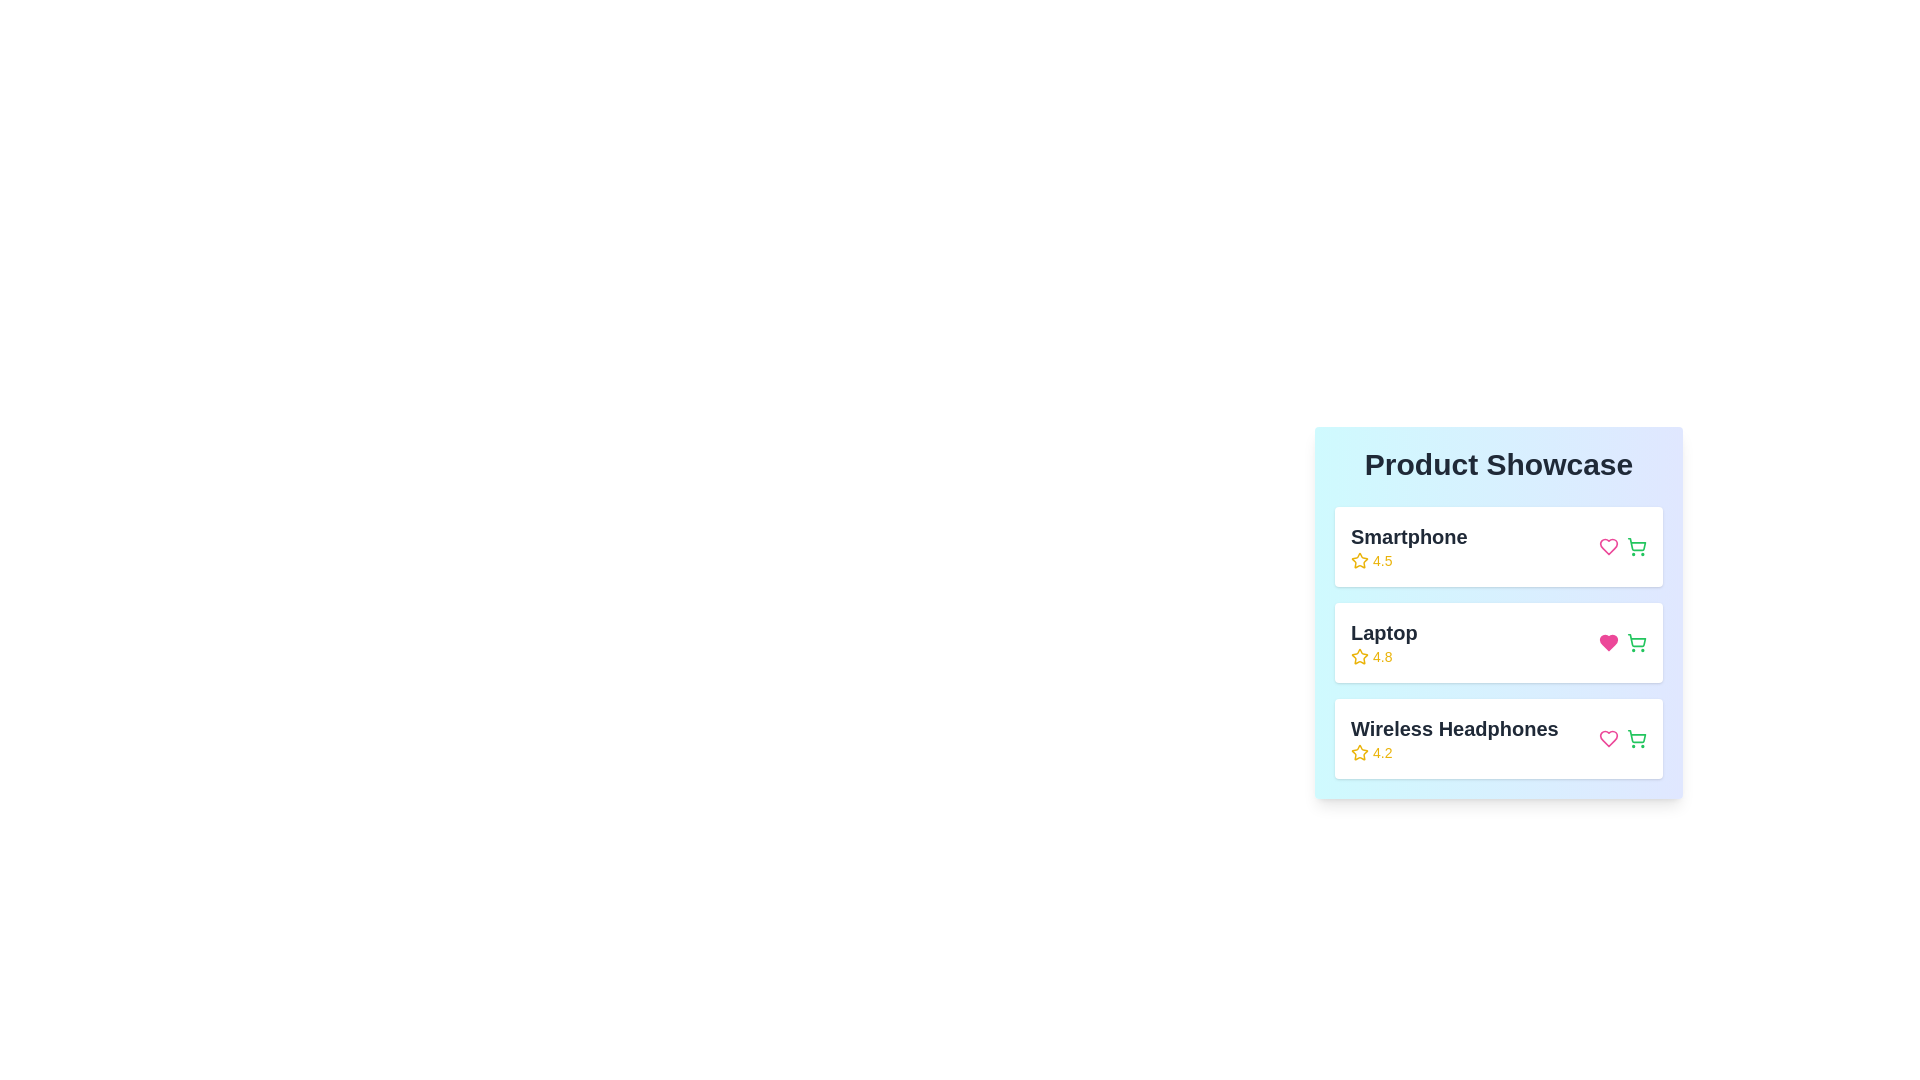 The image size is (1920, 1080). I want to click on shopping cart button for the product Wireless Headphones, so click(1636, 739).